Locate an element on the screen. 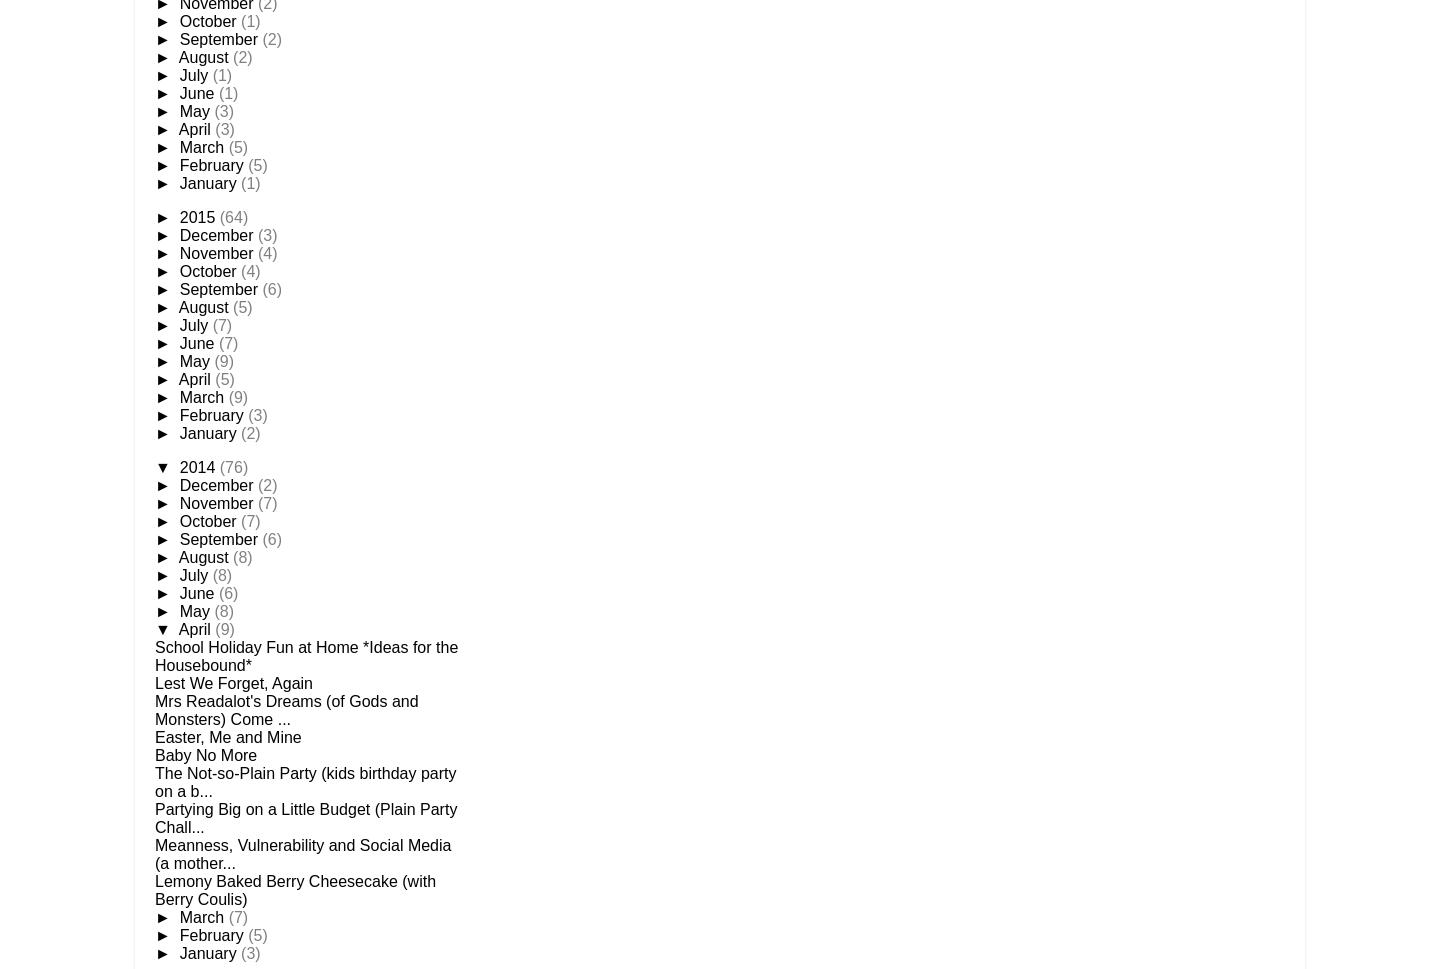 The width and height of the screenshot is (1440, 969). 'Partying Big on a Little Budget (Plain Party Chall...' is located at coordinates (153, 818).